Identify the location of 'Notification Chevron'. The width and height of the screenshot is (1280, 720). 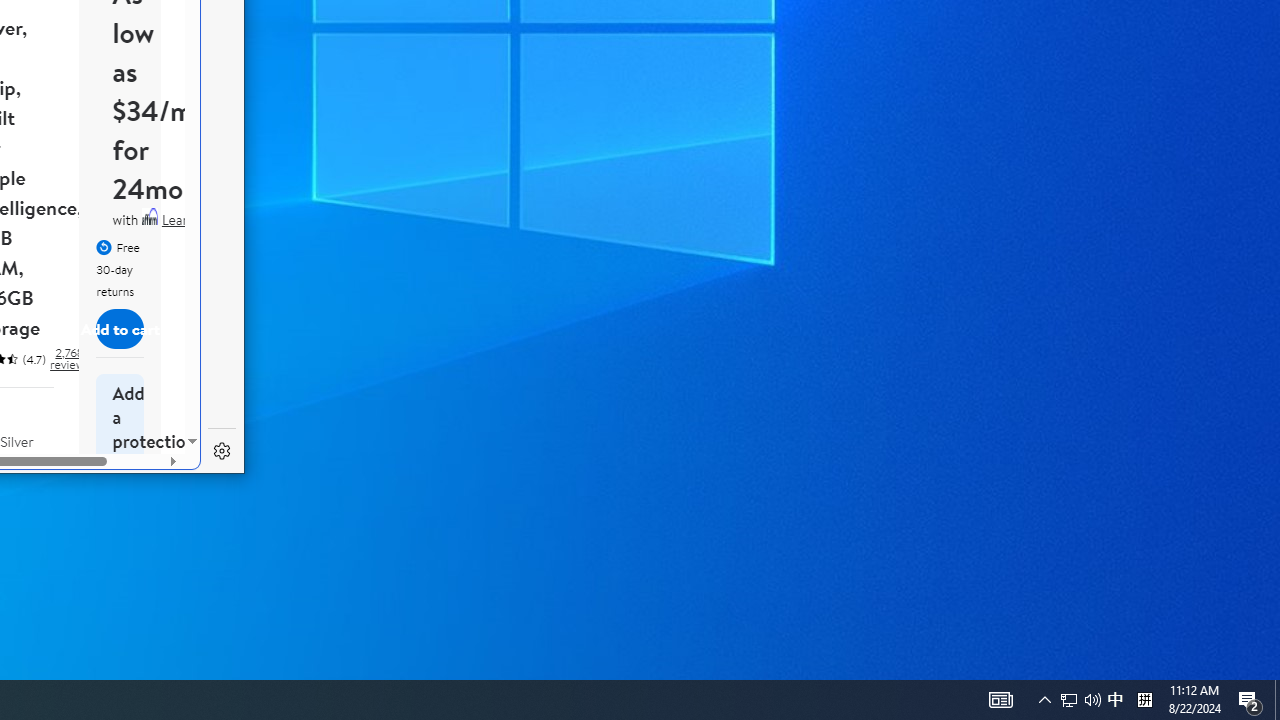
(1044, 698).